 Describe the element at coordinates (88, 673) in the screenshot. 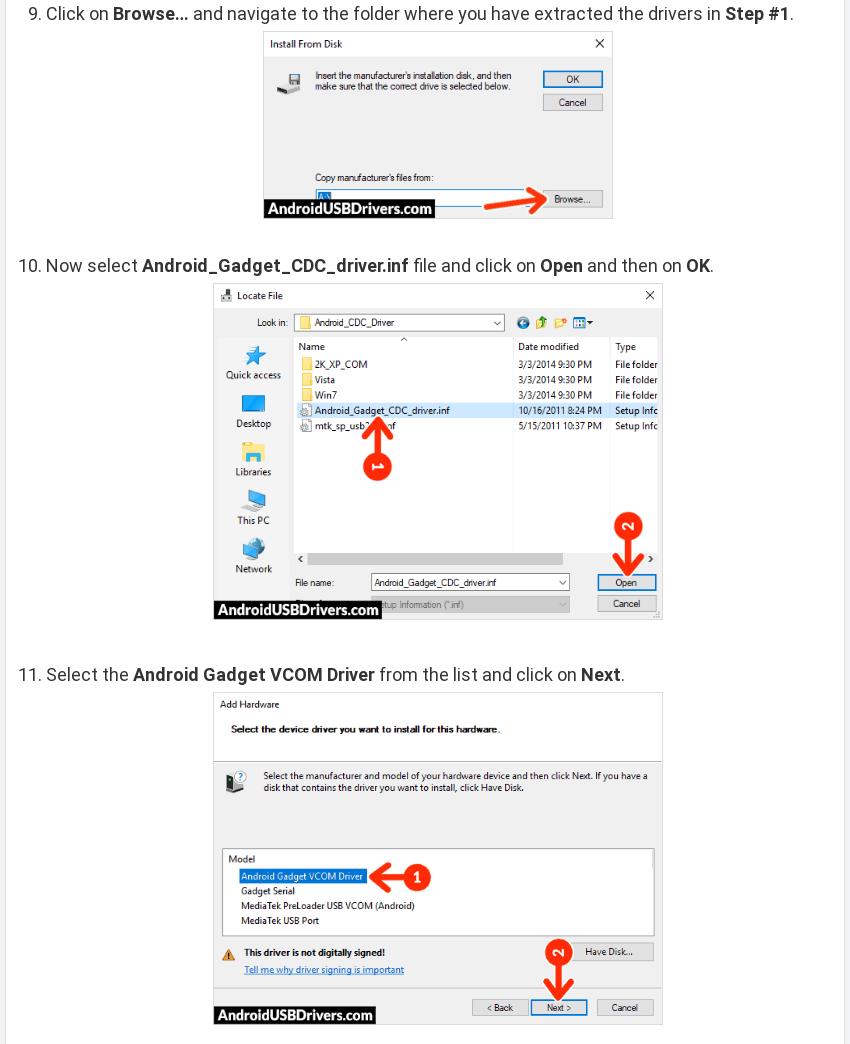

I see `'Select the'` at that location.